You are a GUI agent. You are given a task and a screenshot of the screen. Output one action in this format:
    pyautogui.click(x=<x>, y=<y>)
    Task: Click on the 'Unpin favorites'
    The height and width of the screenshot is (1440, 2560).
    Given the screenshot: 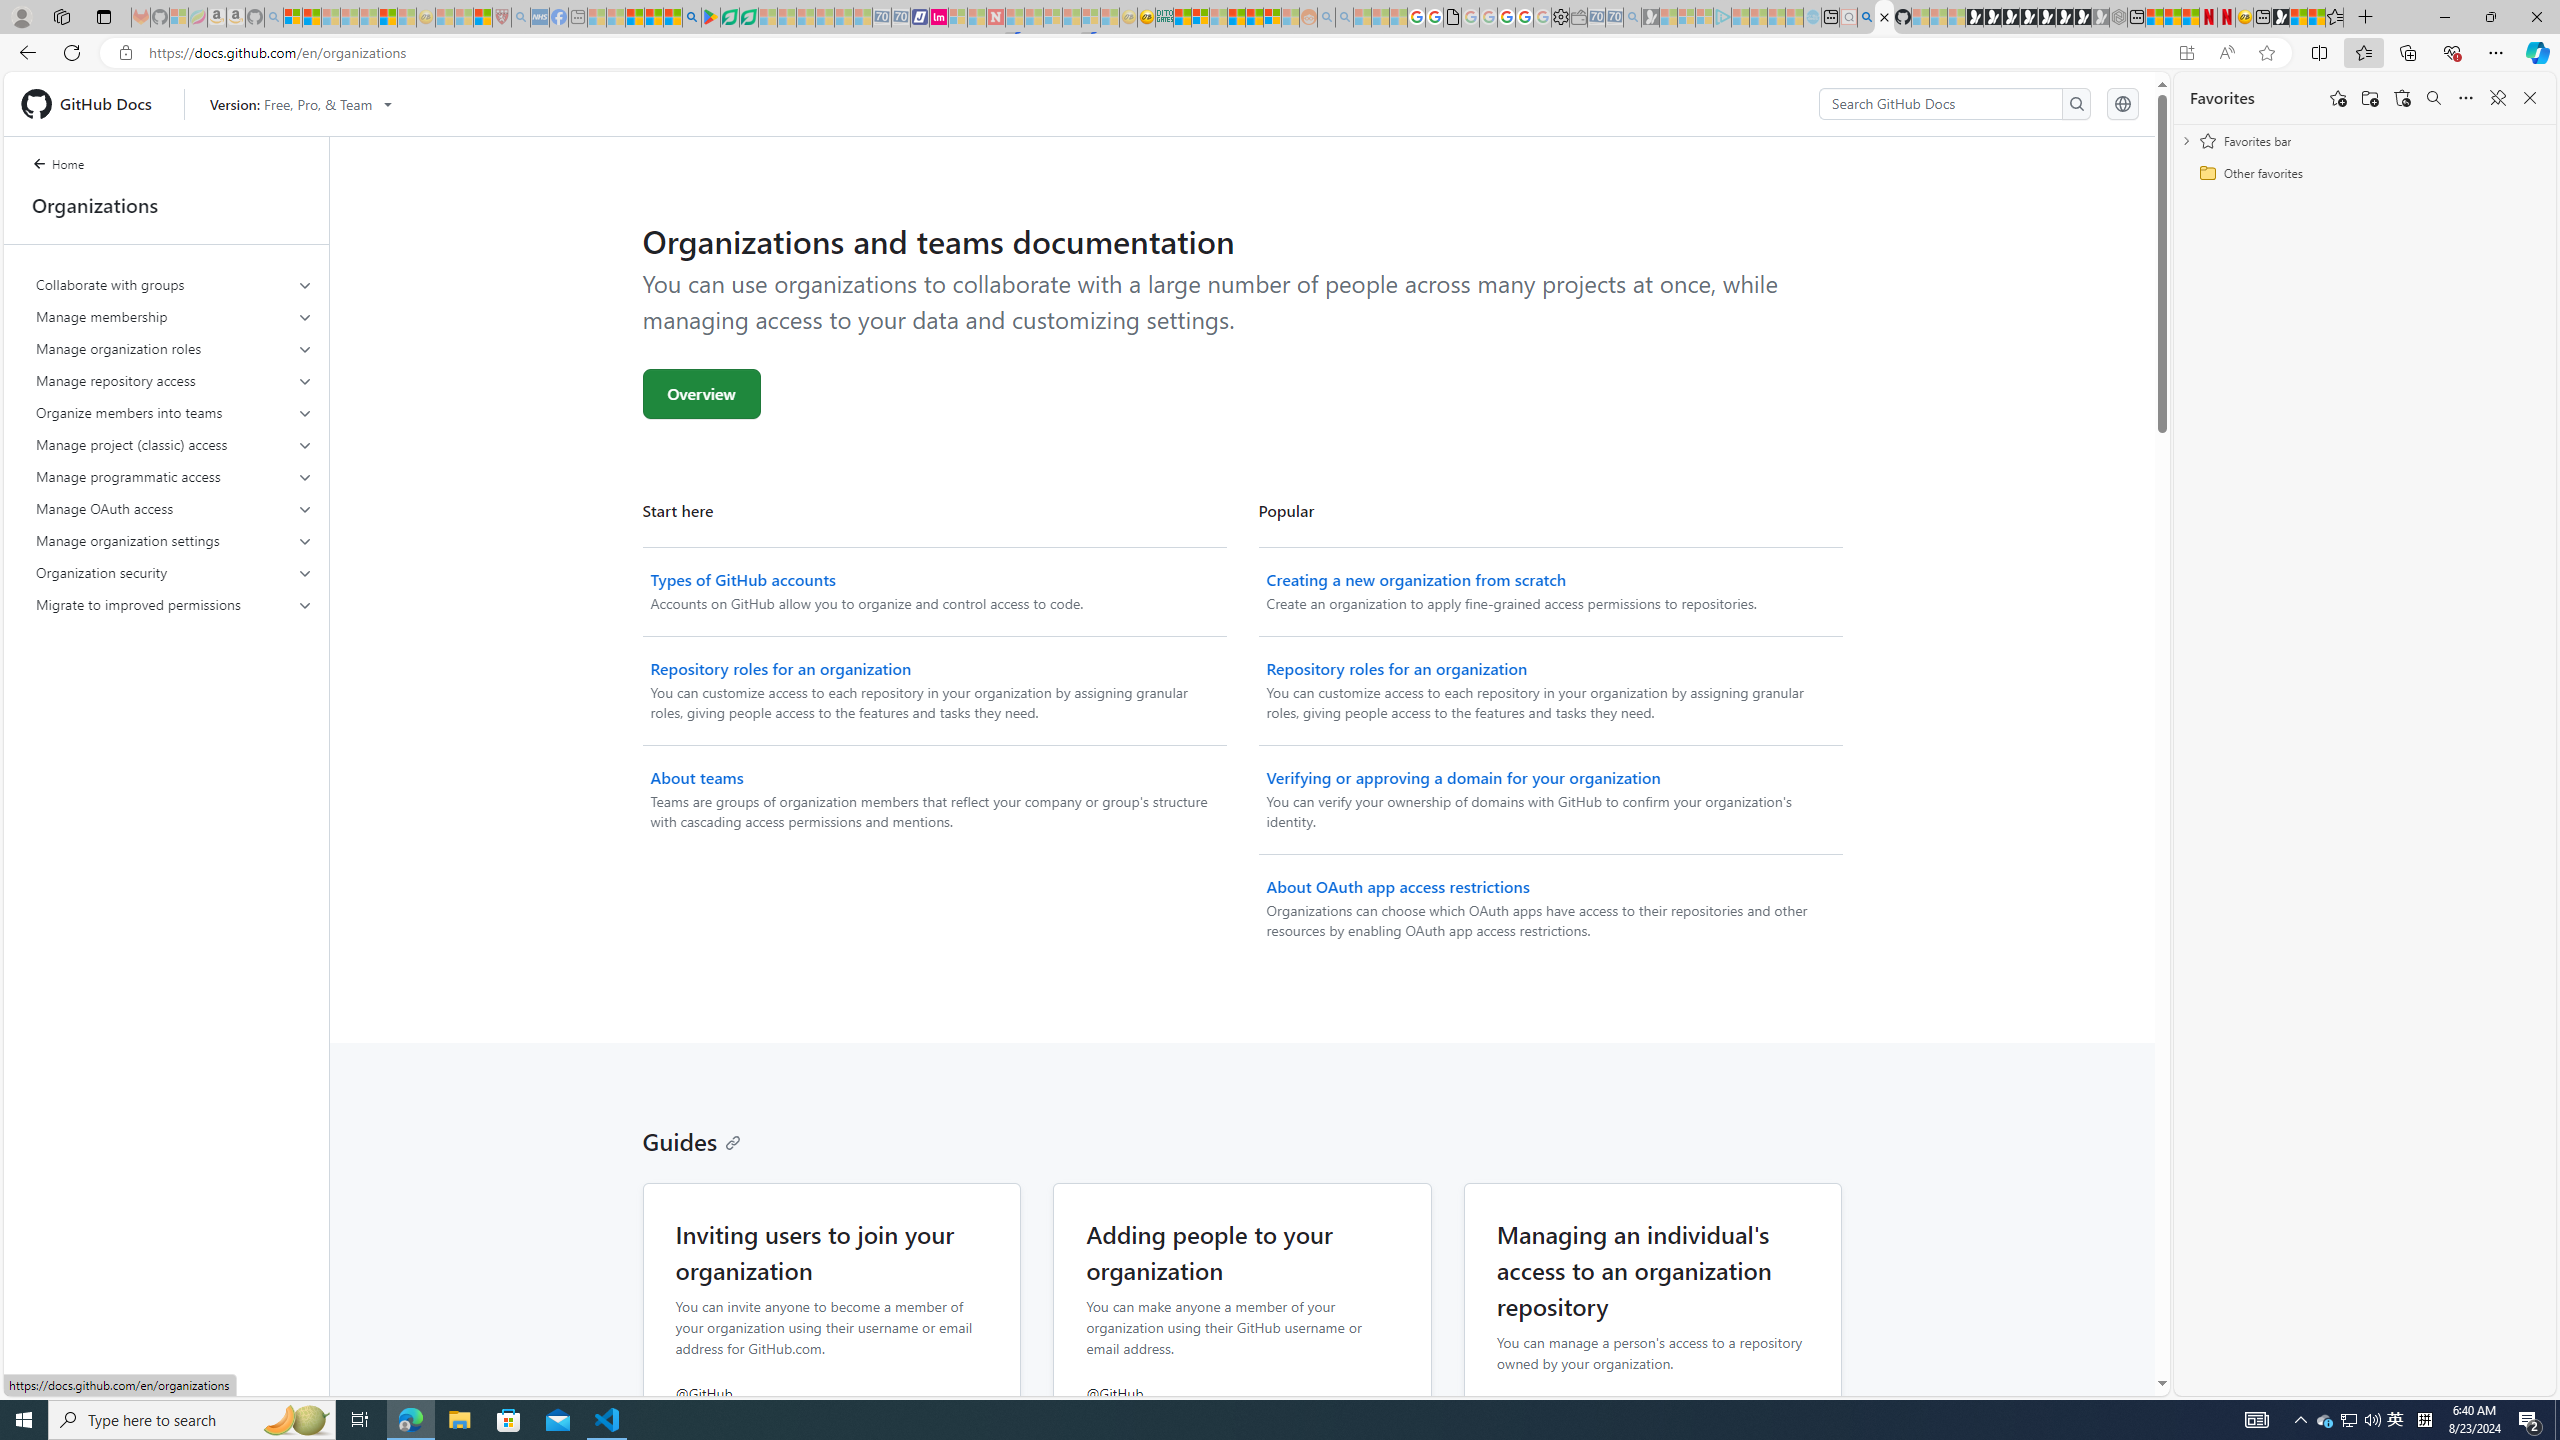 What is the action you would take?
    pyautogui.click(x=2496, y=96)
    